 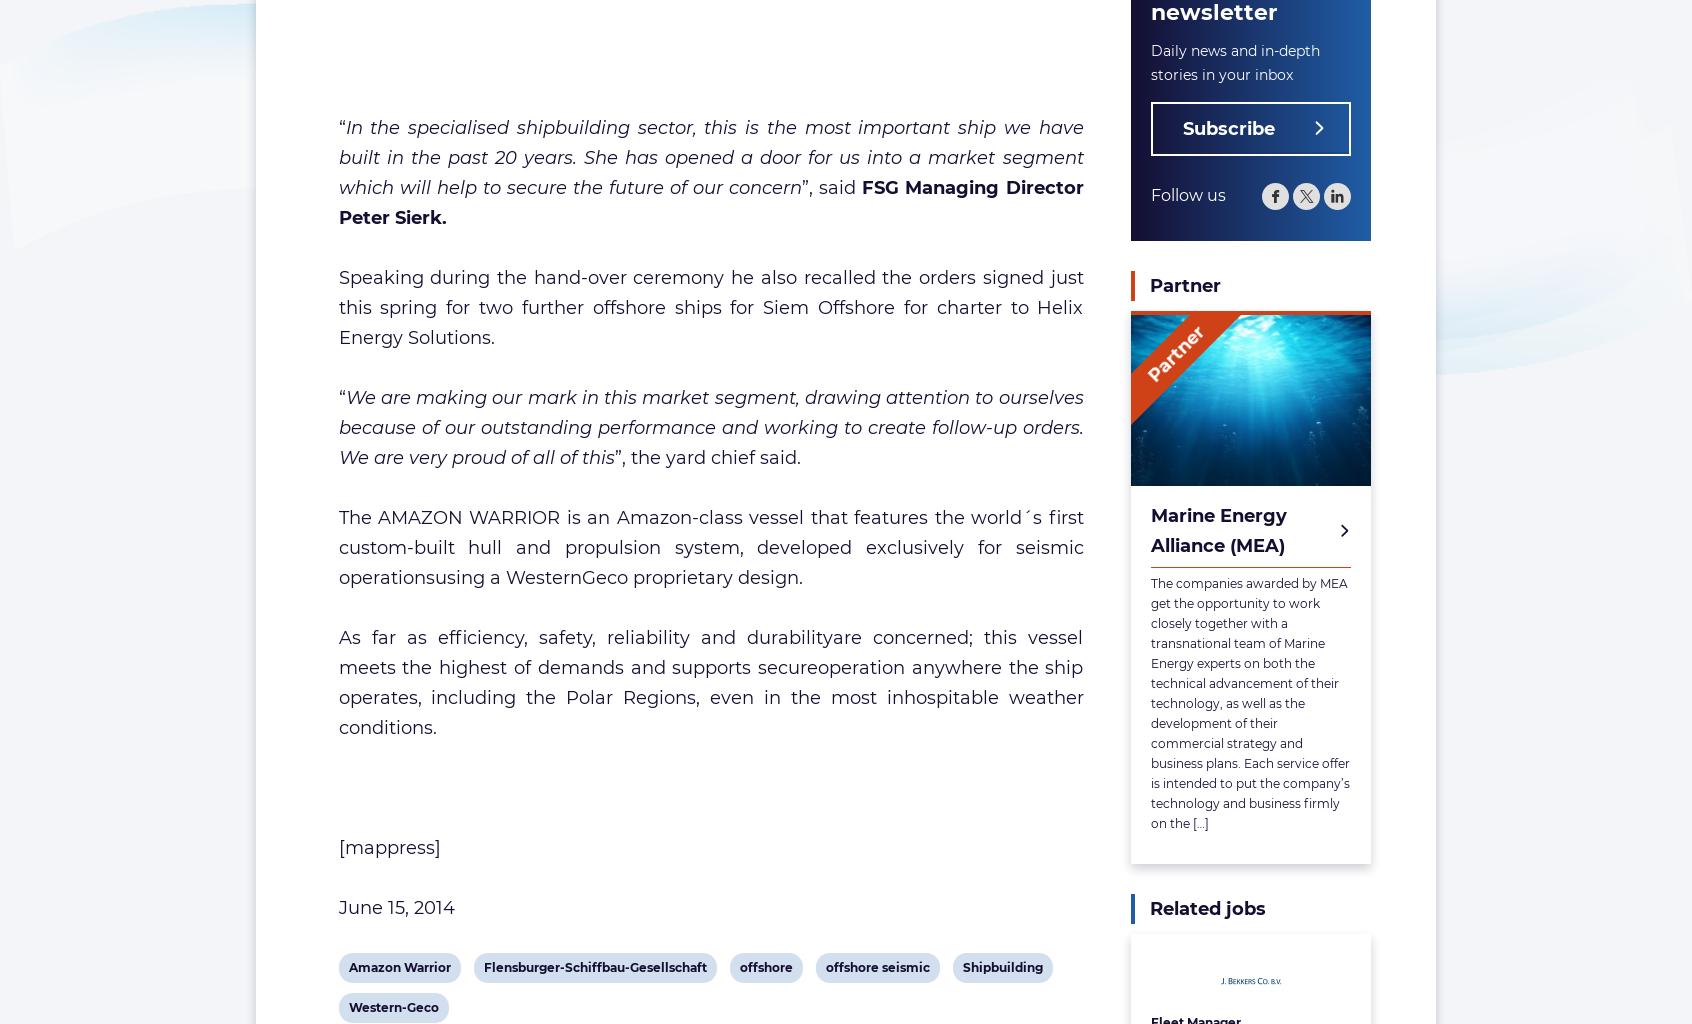 I want to click on 'The AMAZON WARRIOR is an Amazon-class vessel that features the world´s first custom-built hull and propulsion system, developed exclusively for seismic operationsusing a WesternGeco proprietary design.', so click(x=709, y=548).